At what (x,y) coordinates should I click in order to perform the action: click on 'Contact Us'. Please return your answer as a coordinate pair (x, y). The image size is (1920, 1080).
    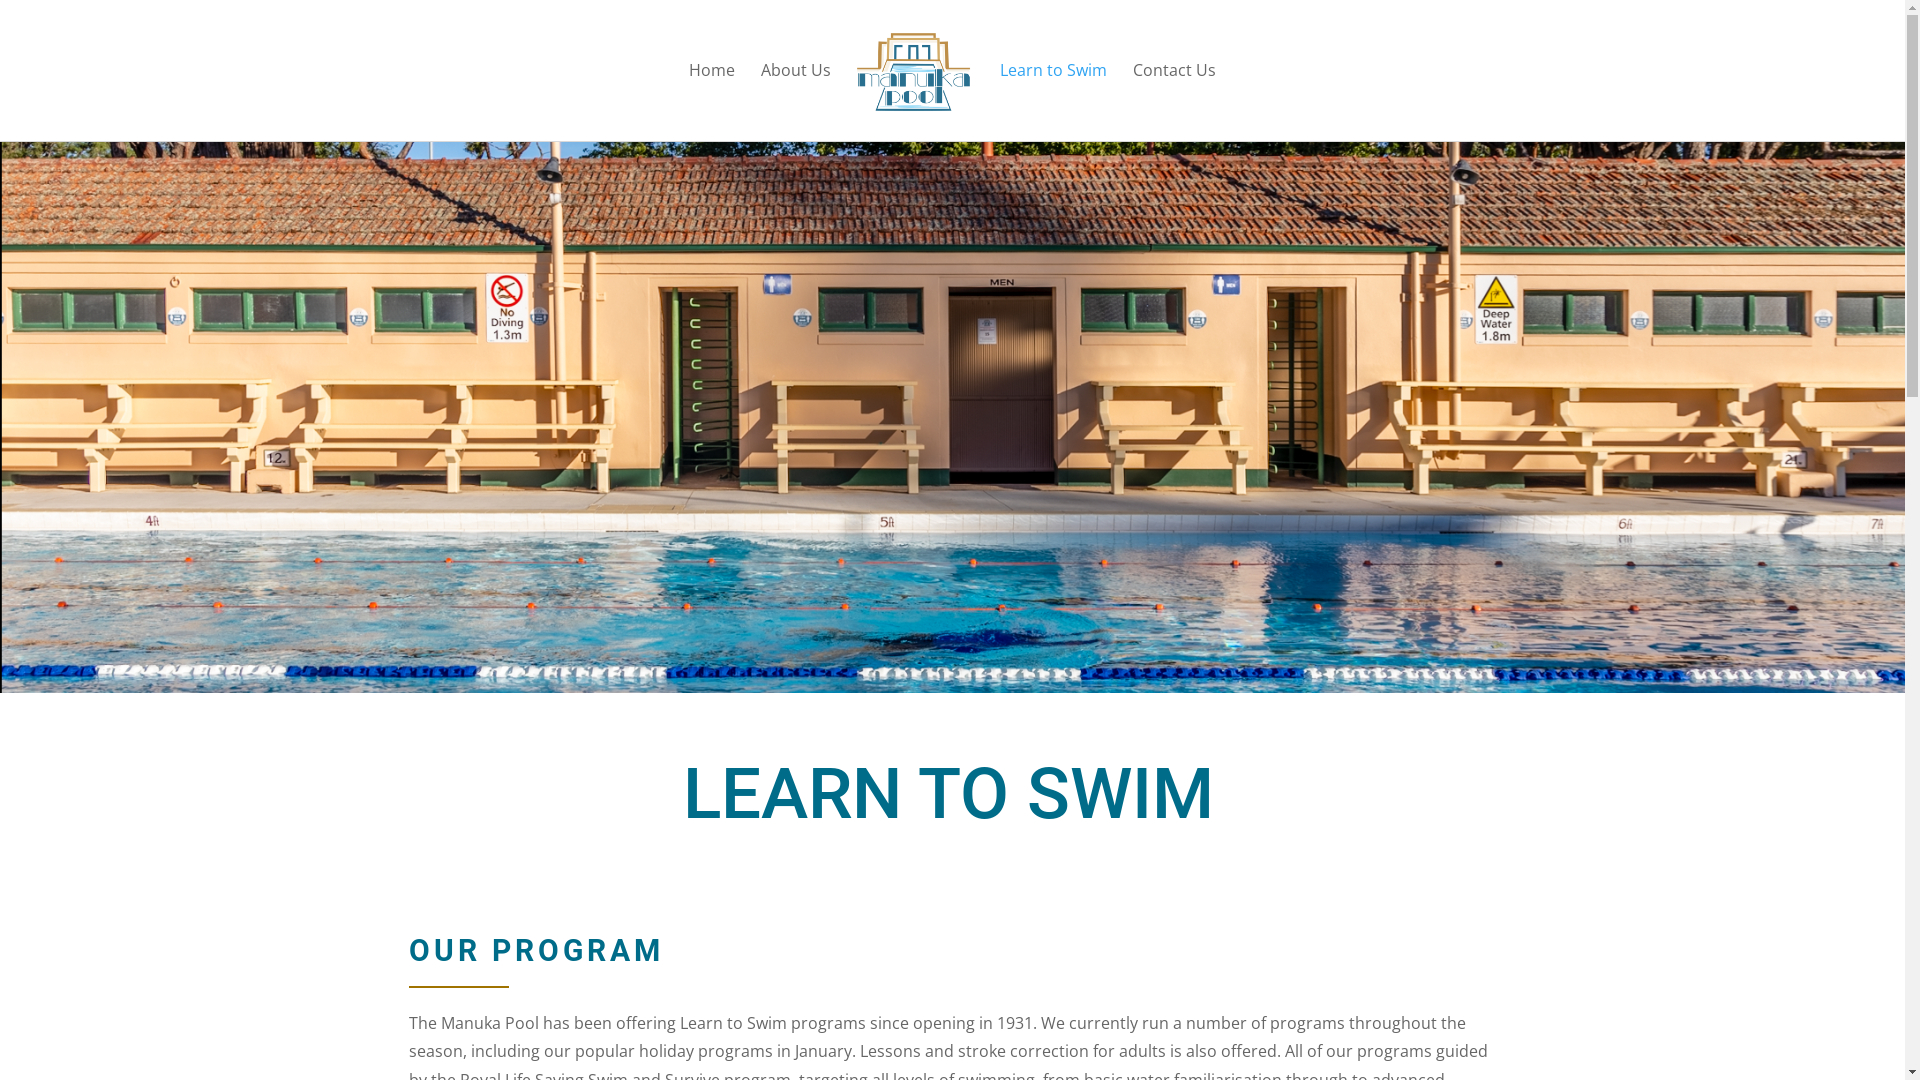
    Looking at the image, I should click on (1174, 101).